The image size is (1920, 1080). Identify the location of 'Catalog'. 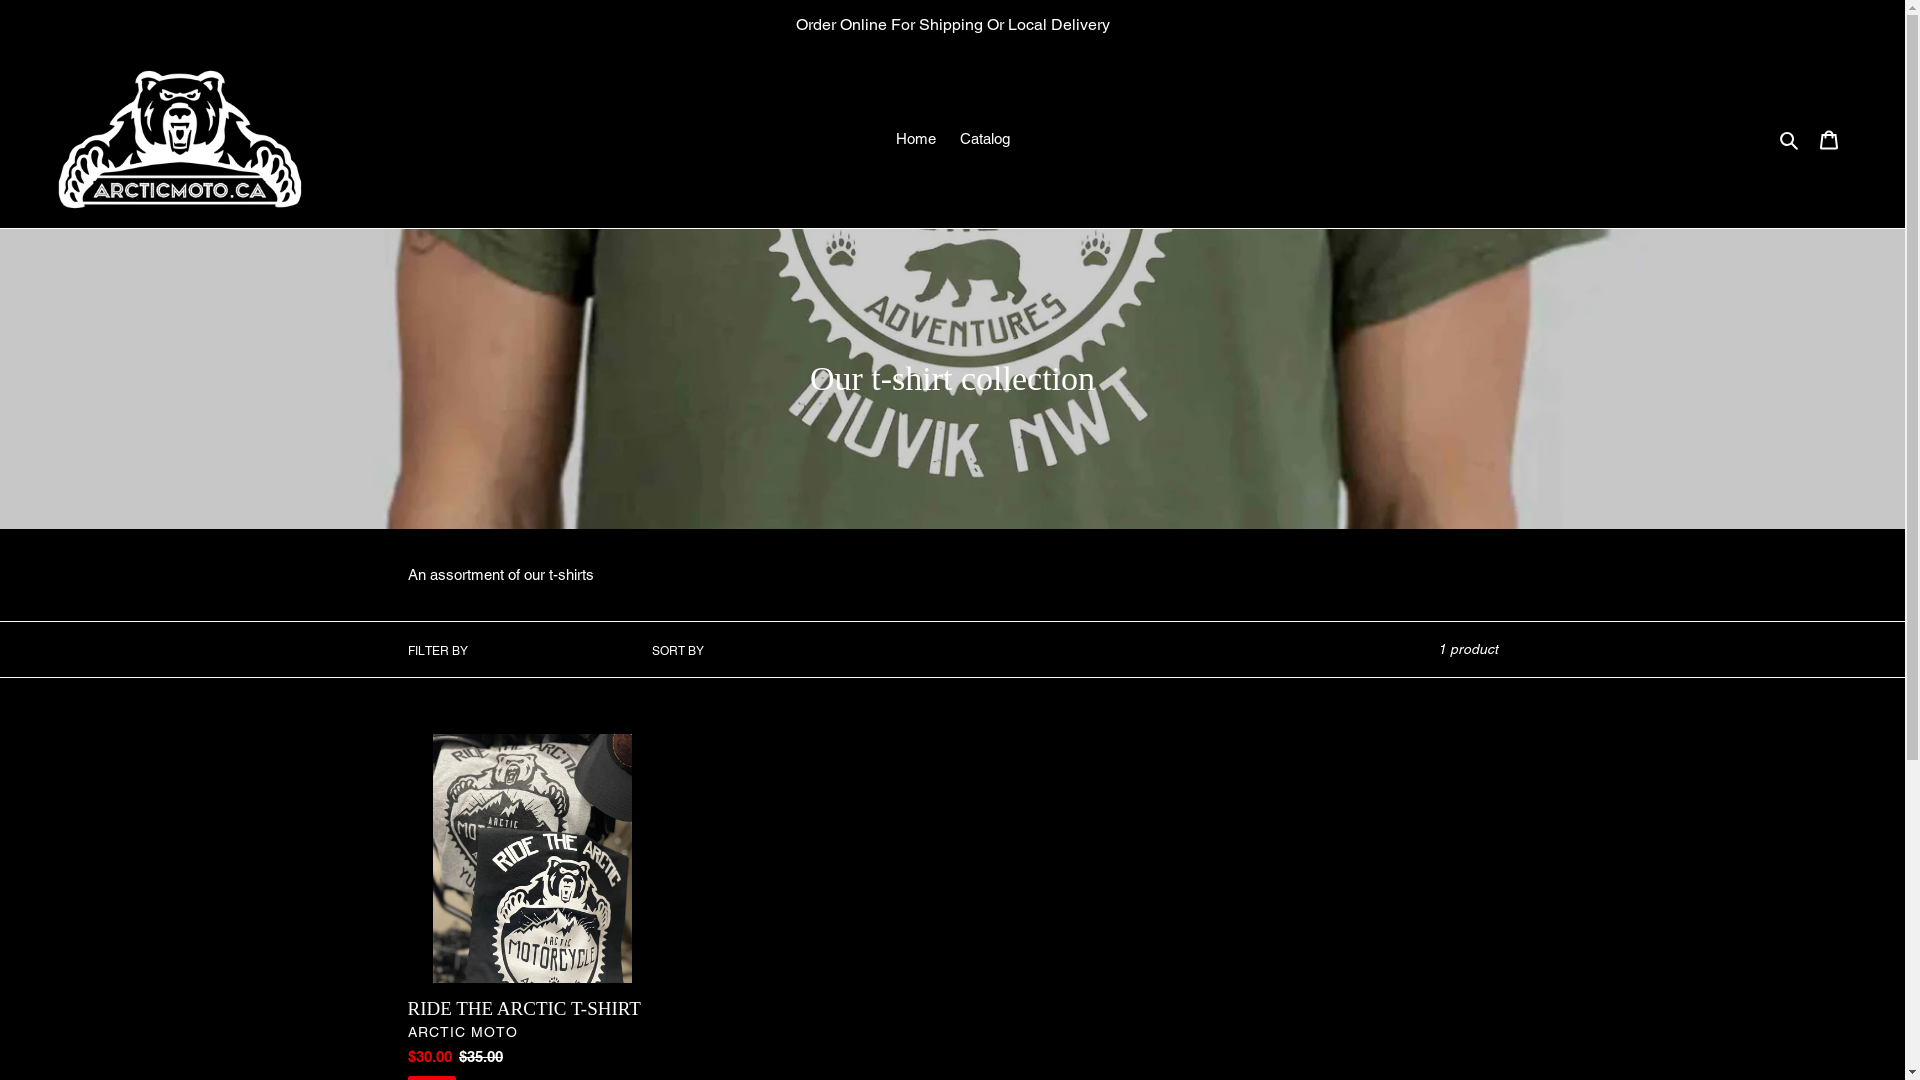
(949, 138).